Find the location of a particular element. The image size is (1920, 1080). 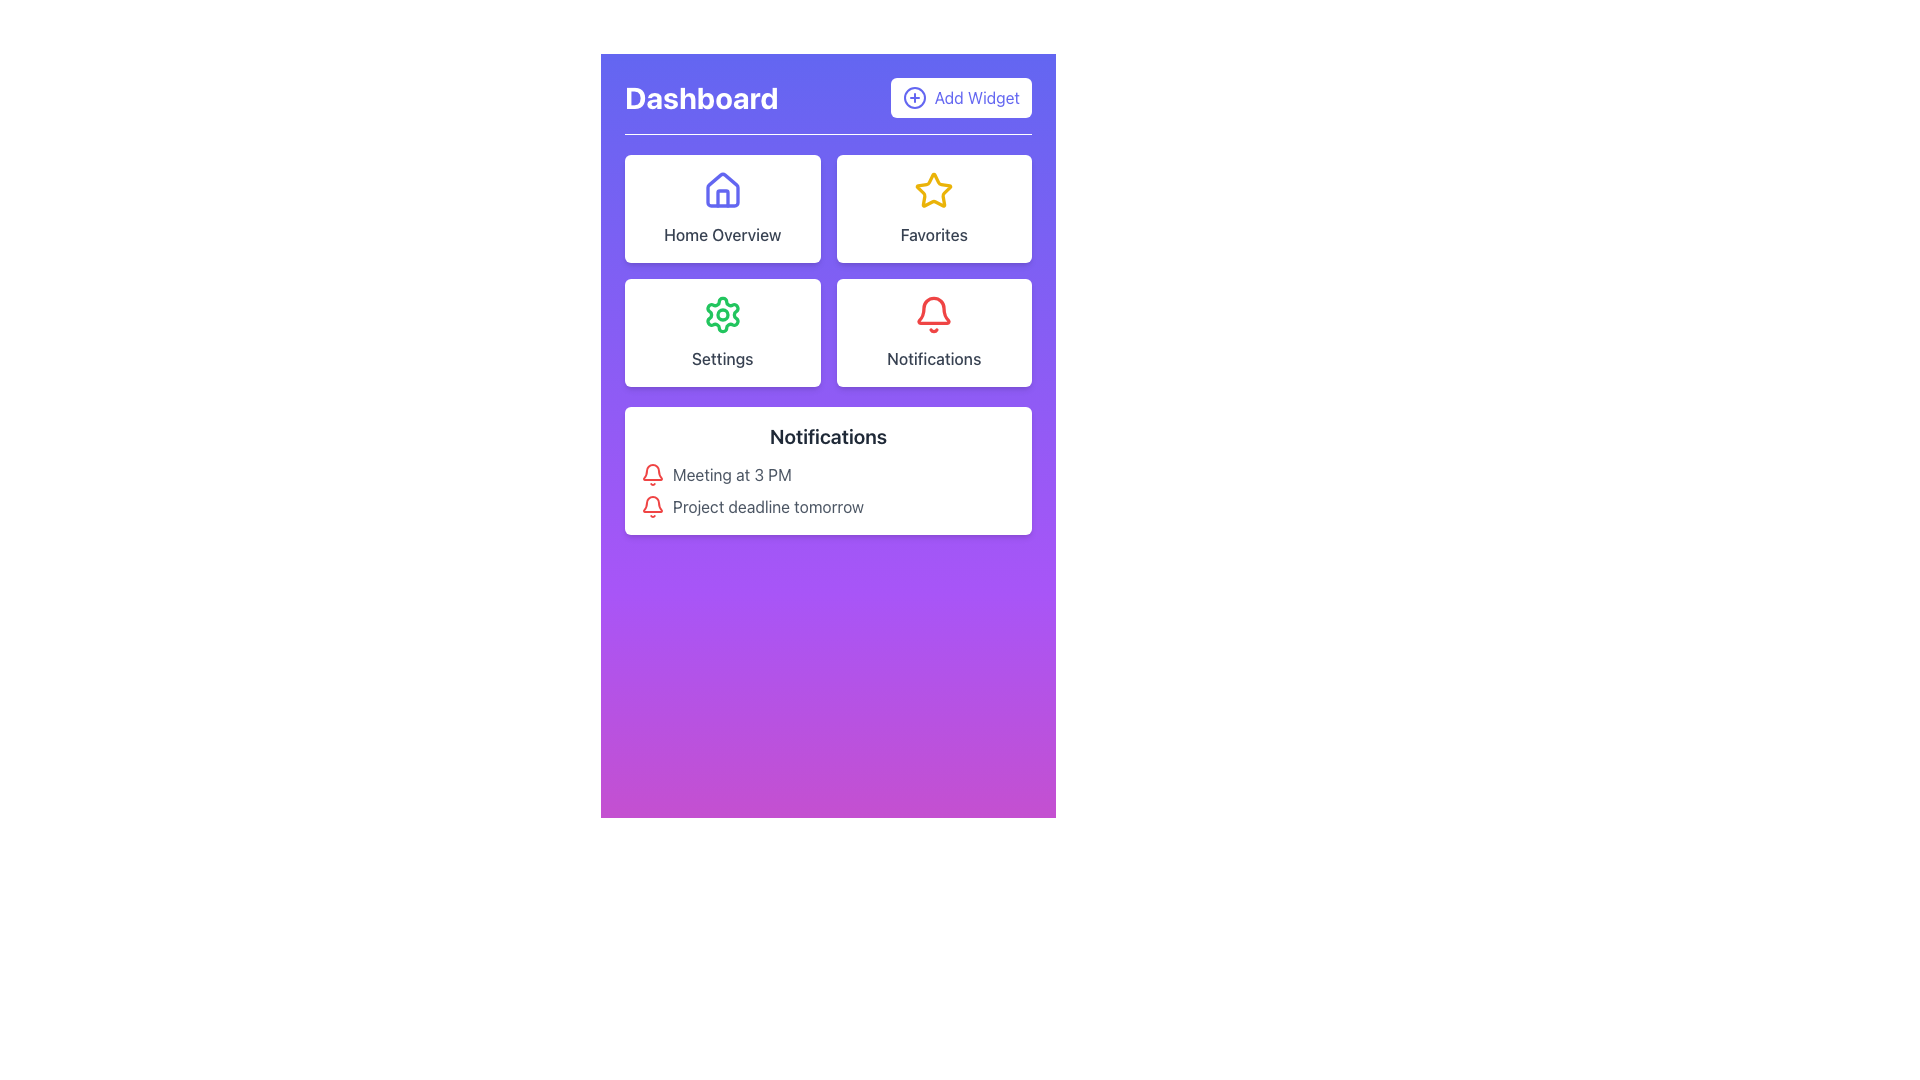

the upper part of the notification bell icon located within the 'Notifications' card on the dashboard is located at coordinates (933, 310).